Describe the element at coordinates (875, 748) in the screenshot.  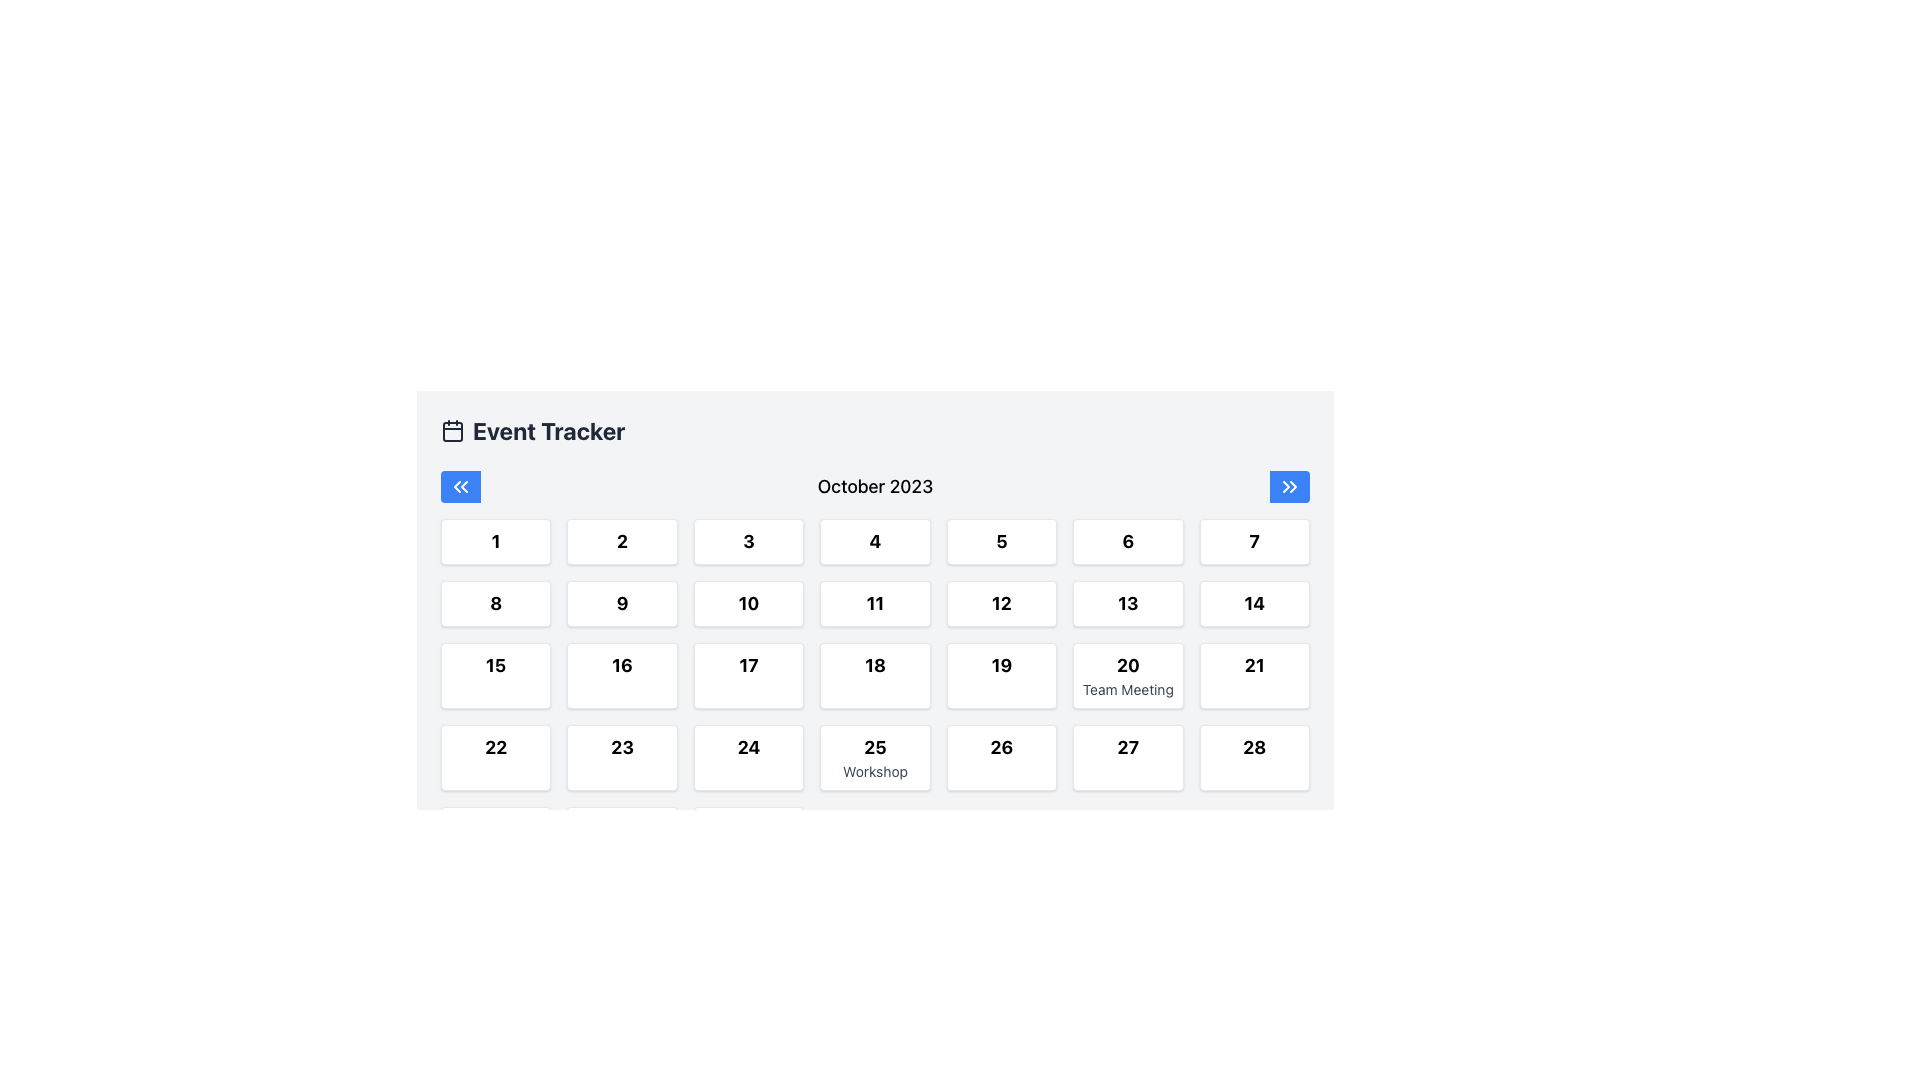
I see `the static text component displaying the number '25' within the calendar interface, which is the fifth box in the fourth row and has the 'Workshop' label underneath it` at that location.